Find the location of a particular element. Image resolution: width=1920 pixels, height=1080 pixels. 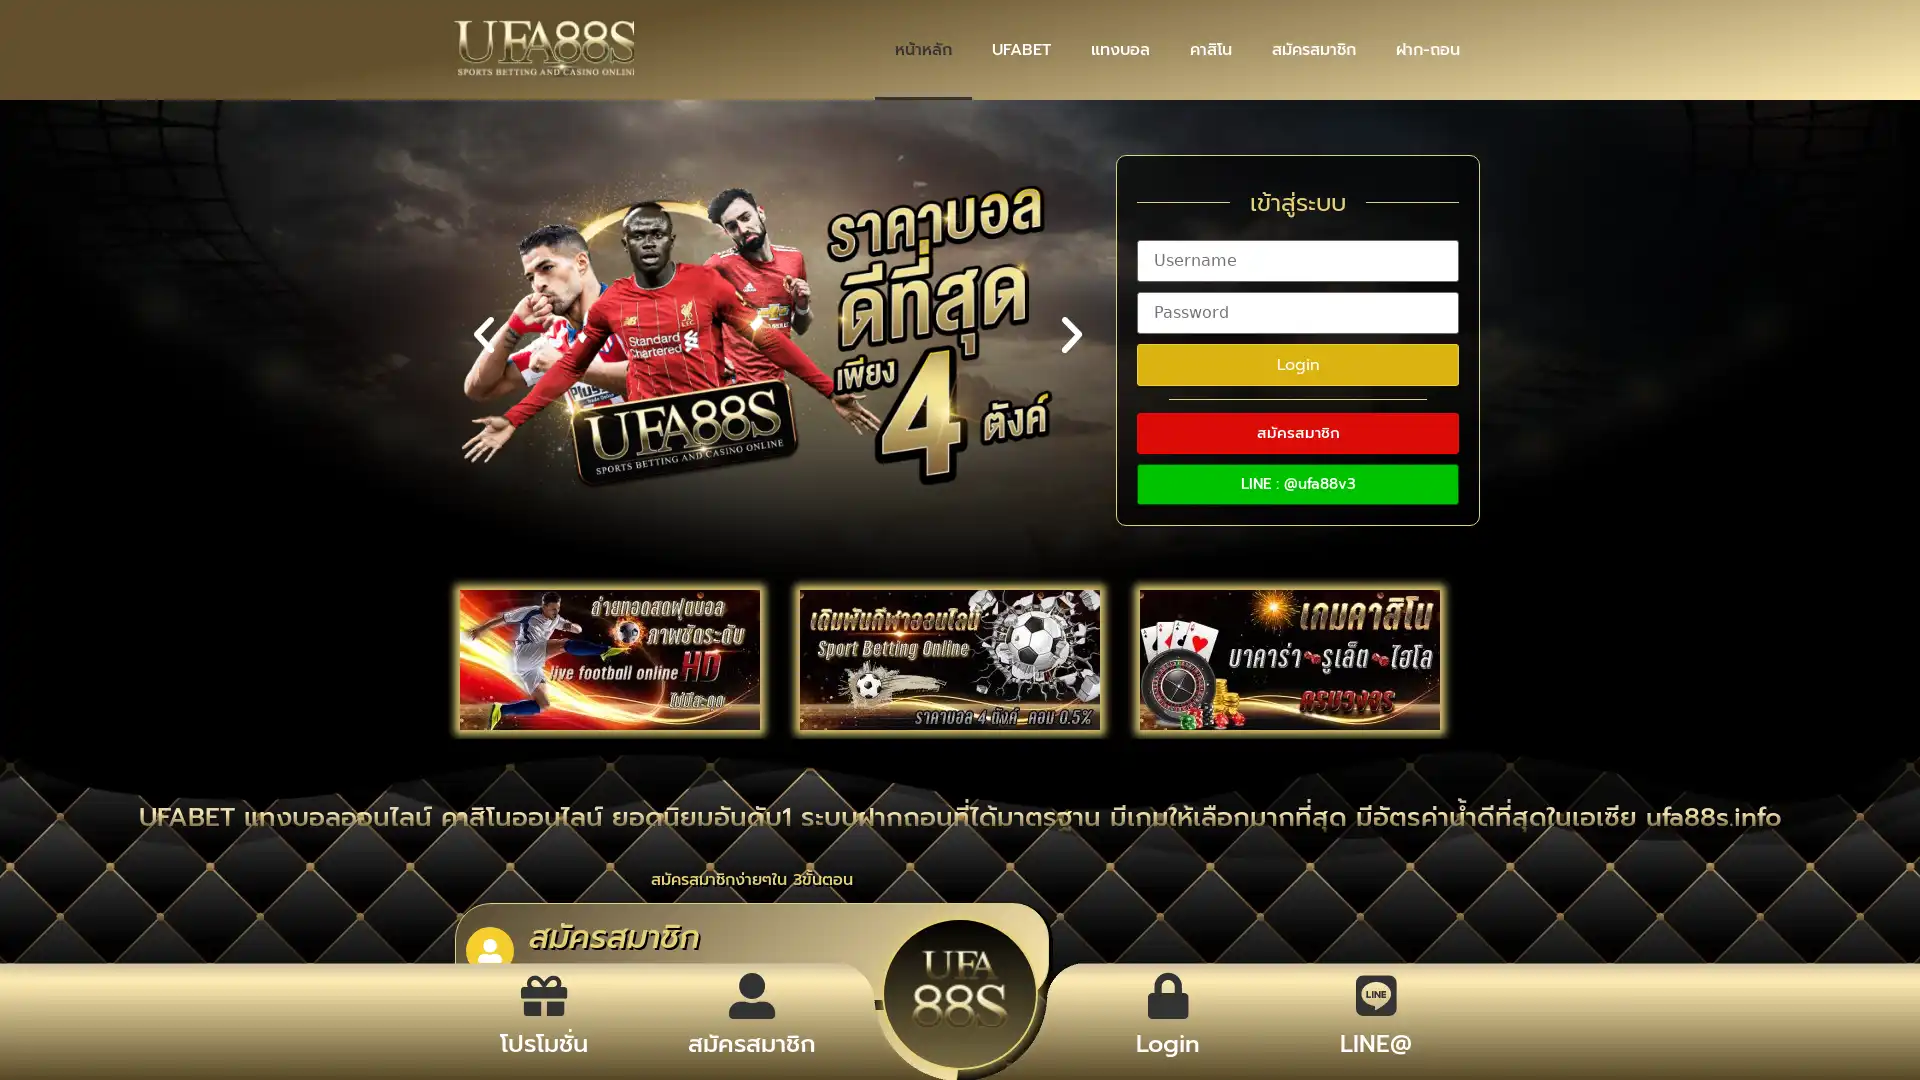

LINE : @ufa88v3 is located at coordinates (1297, 483).